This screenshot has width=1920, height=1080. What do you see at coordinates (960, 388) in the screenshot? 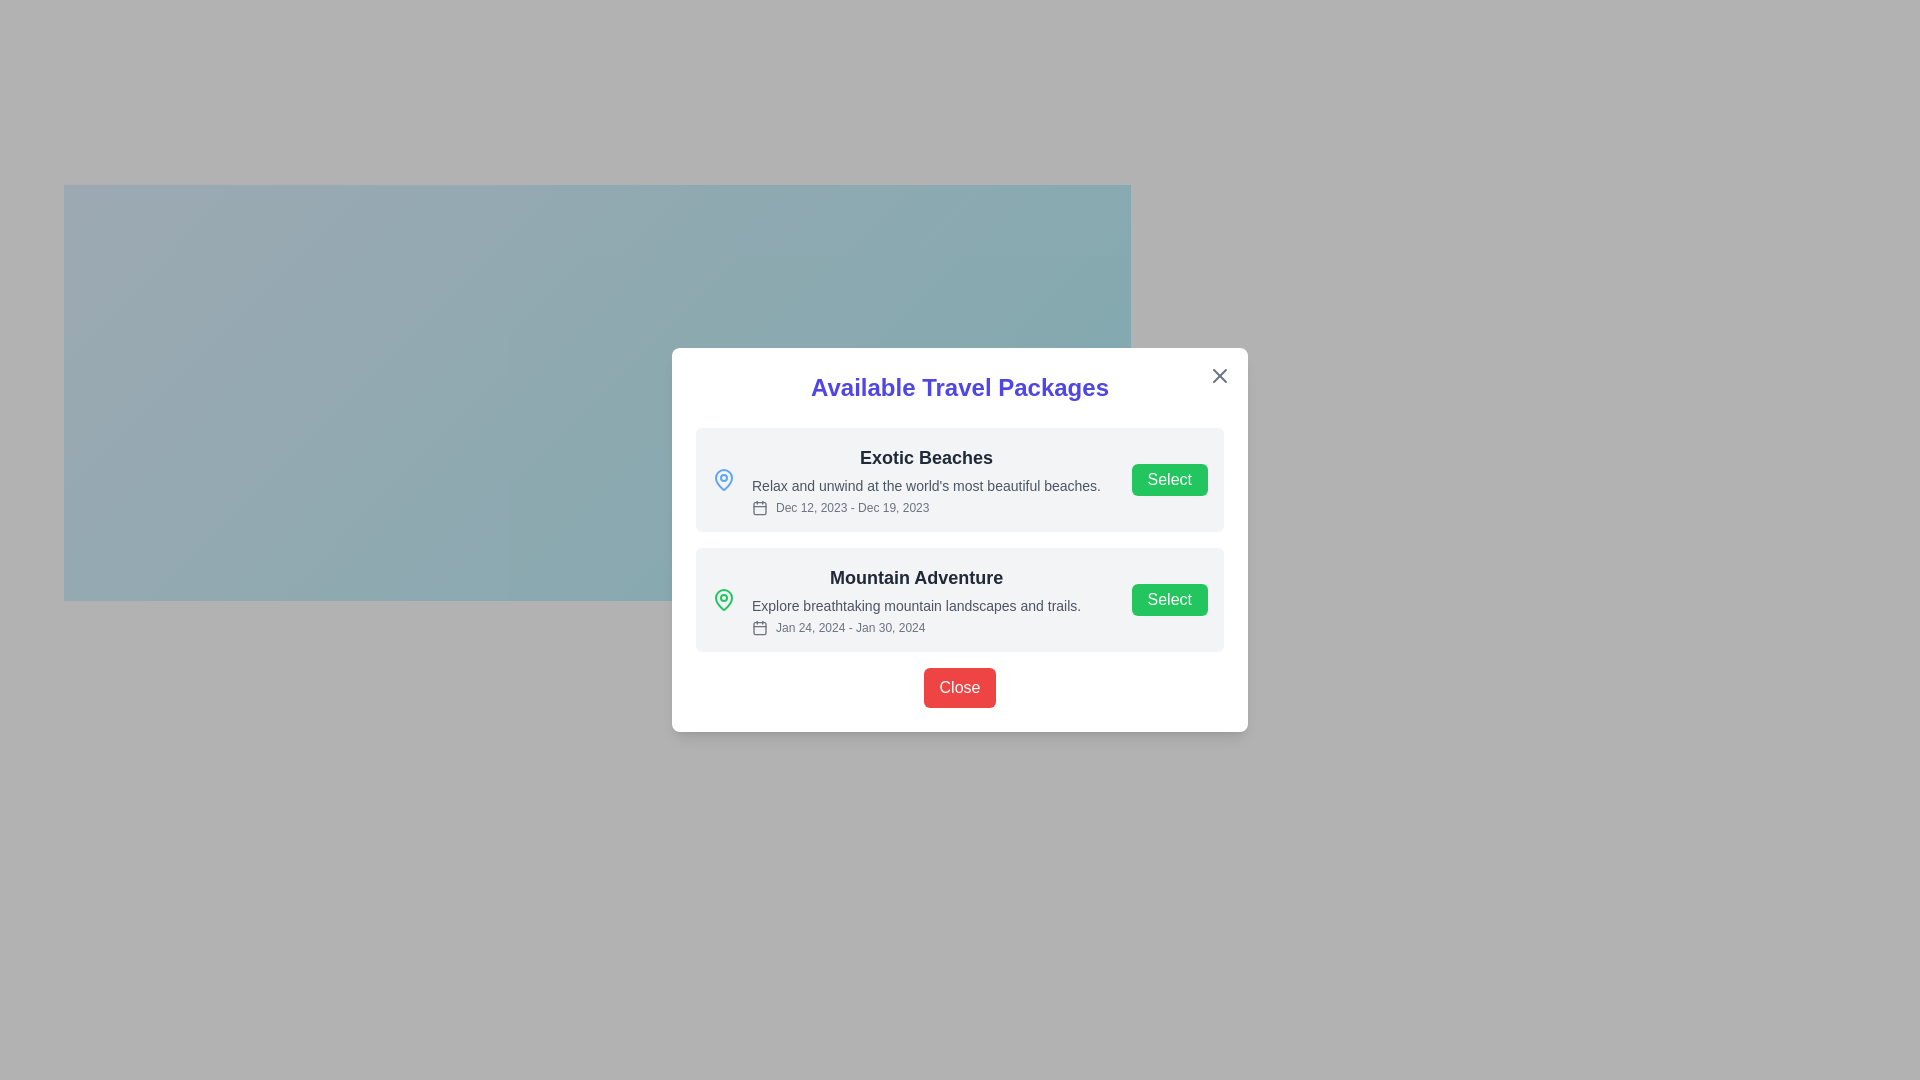
I see `the text label displaying 'Available Travel Packages', which is styled in bold indigo font and positioned prominently at the top center of a white rounded card` at bounding box center [960, 388].